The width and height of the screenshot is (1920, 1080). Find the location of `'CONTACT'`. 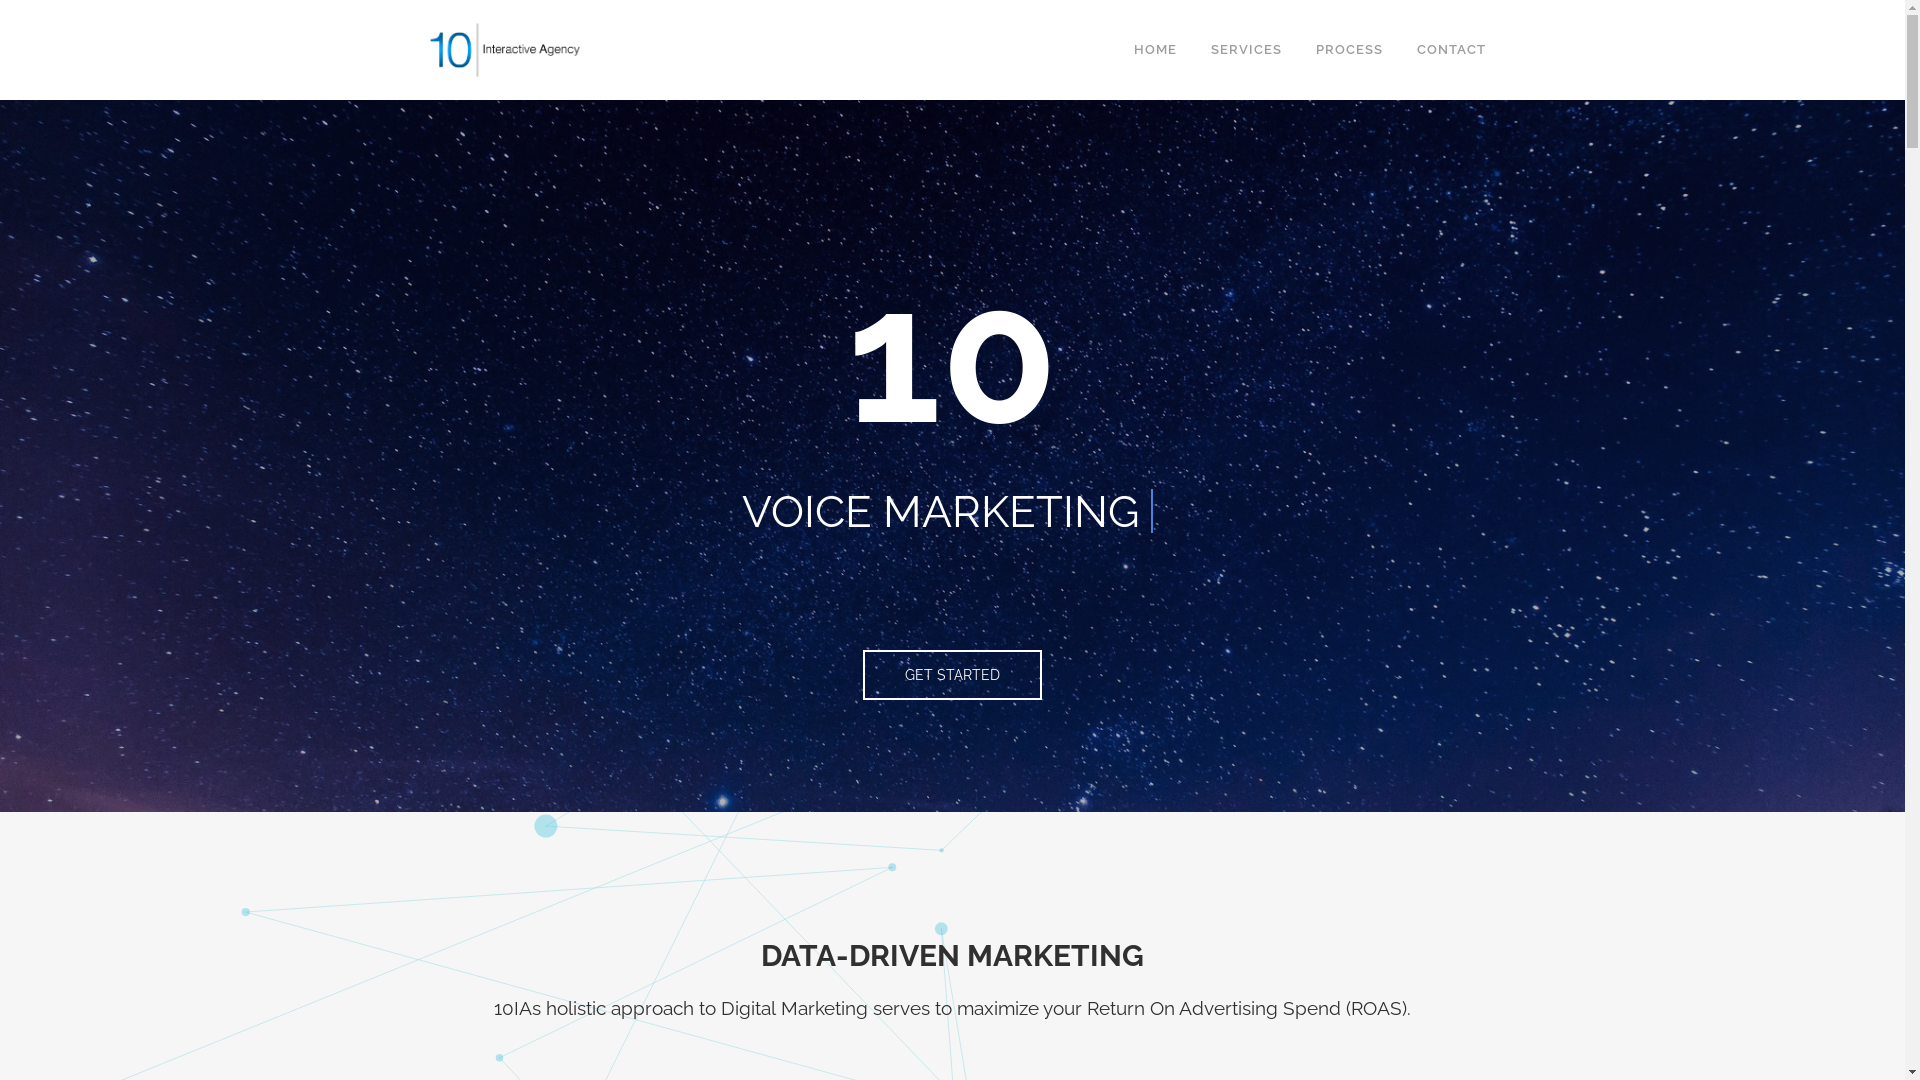

'CONTACT' is located at coordinates (1399, 49).